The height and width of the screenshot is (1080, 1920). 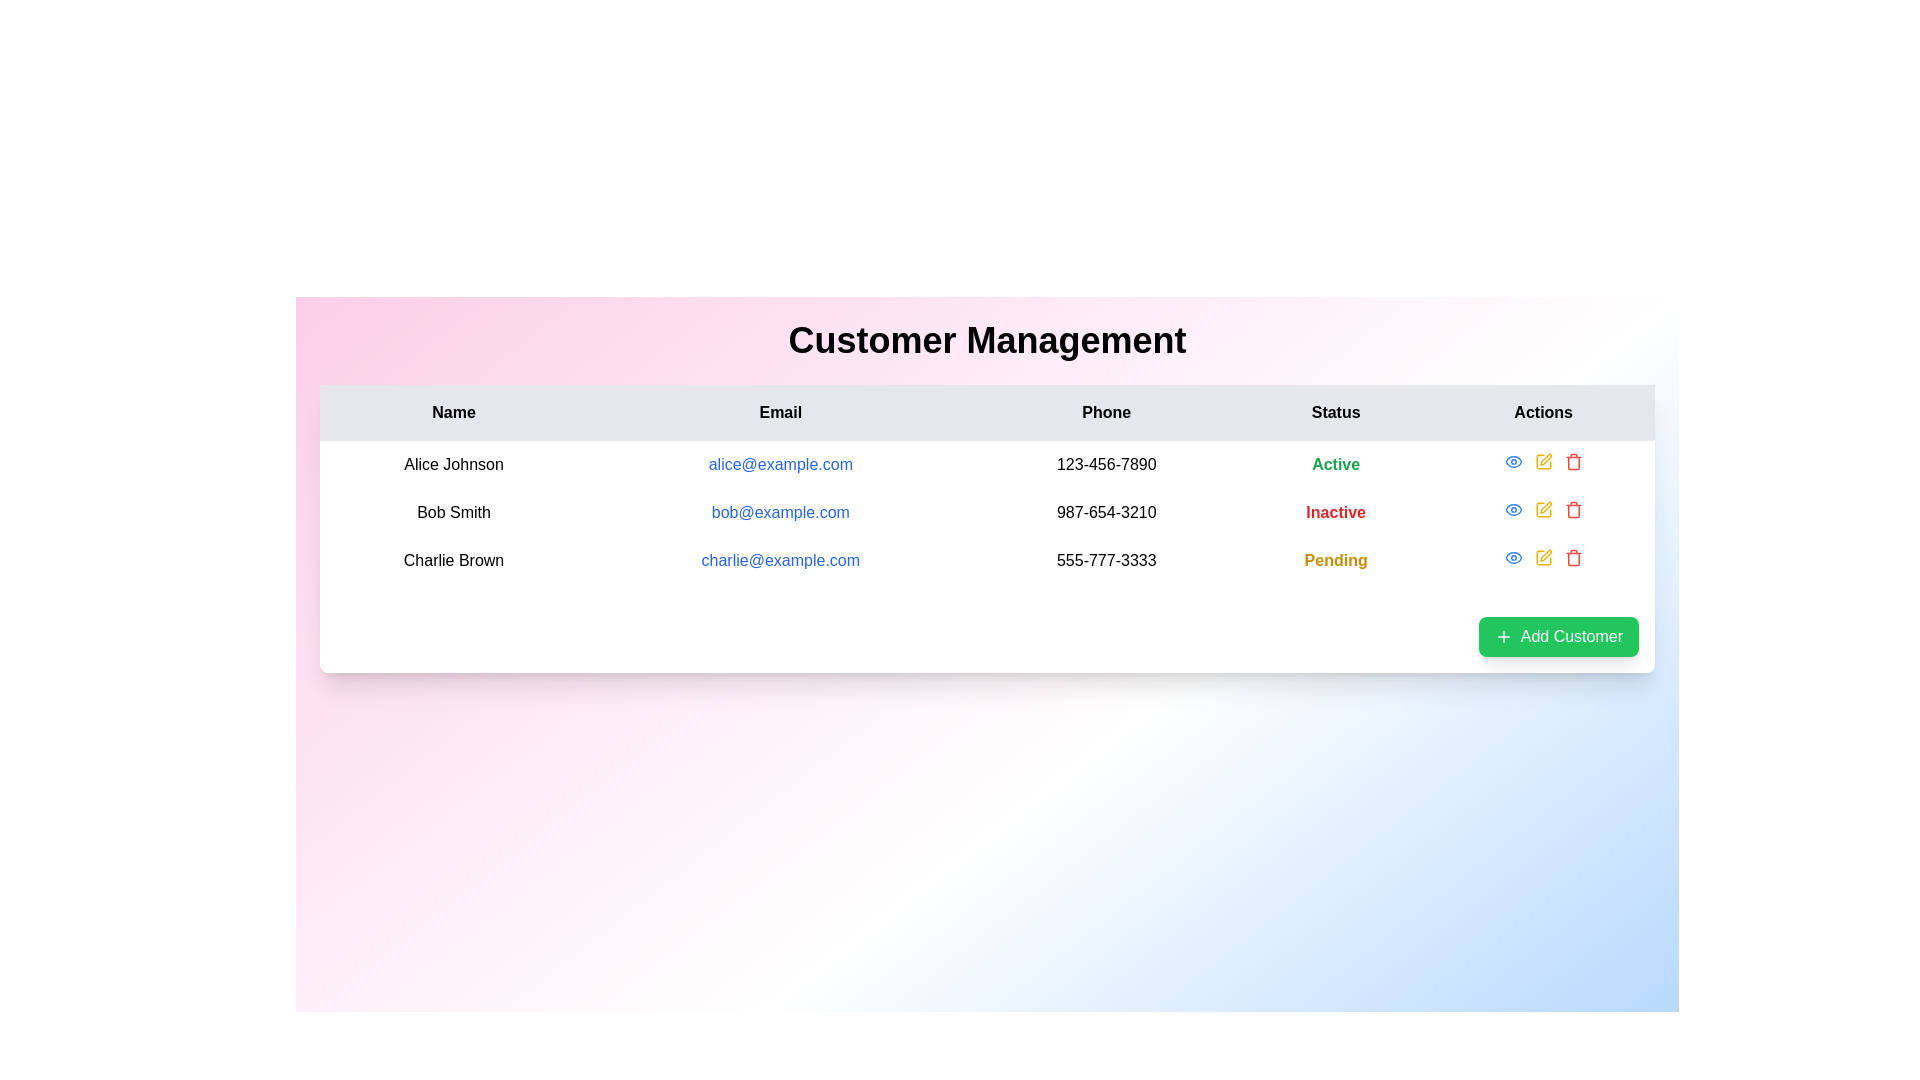 What do you see at coordinates (453, 512) in the screenshot?
I see `the Text label in the middle row of the table's 'Name' column, which identifies the individual, located above 'Charlie Brown' and below 'Alice Johnson'` at bounding box center [453, 512].